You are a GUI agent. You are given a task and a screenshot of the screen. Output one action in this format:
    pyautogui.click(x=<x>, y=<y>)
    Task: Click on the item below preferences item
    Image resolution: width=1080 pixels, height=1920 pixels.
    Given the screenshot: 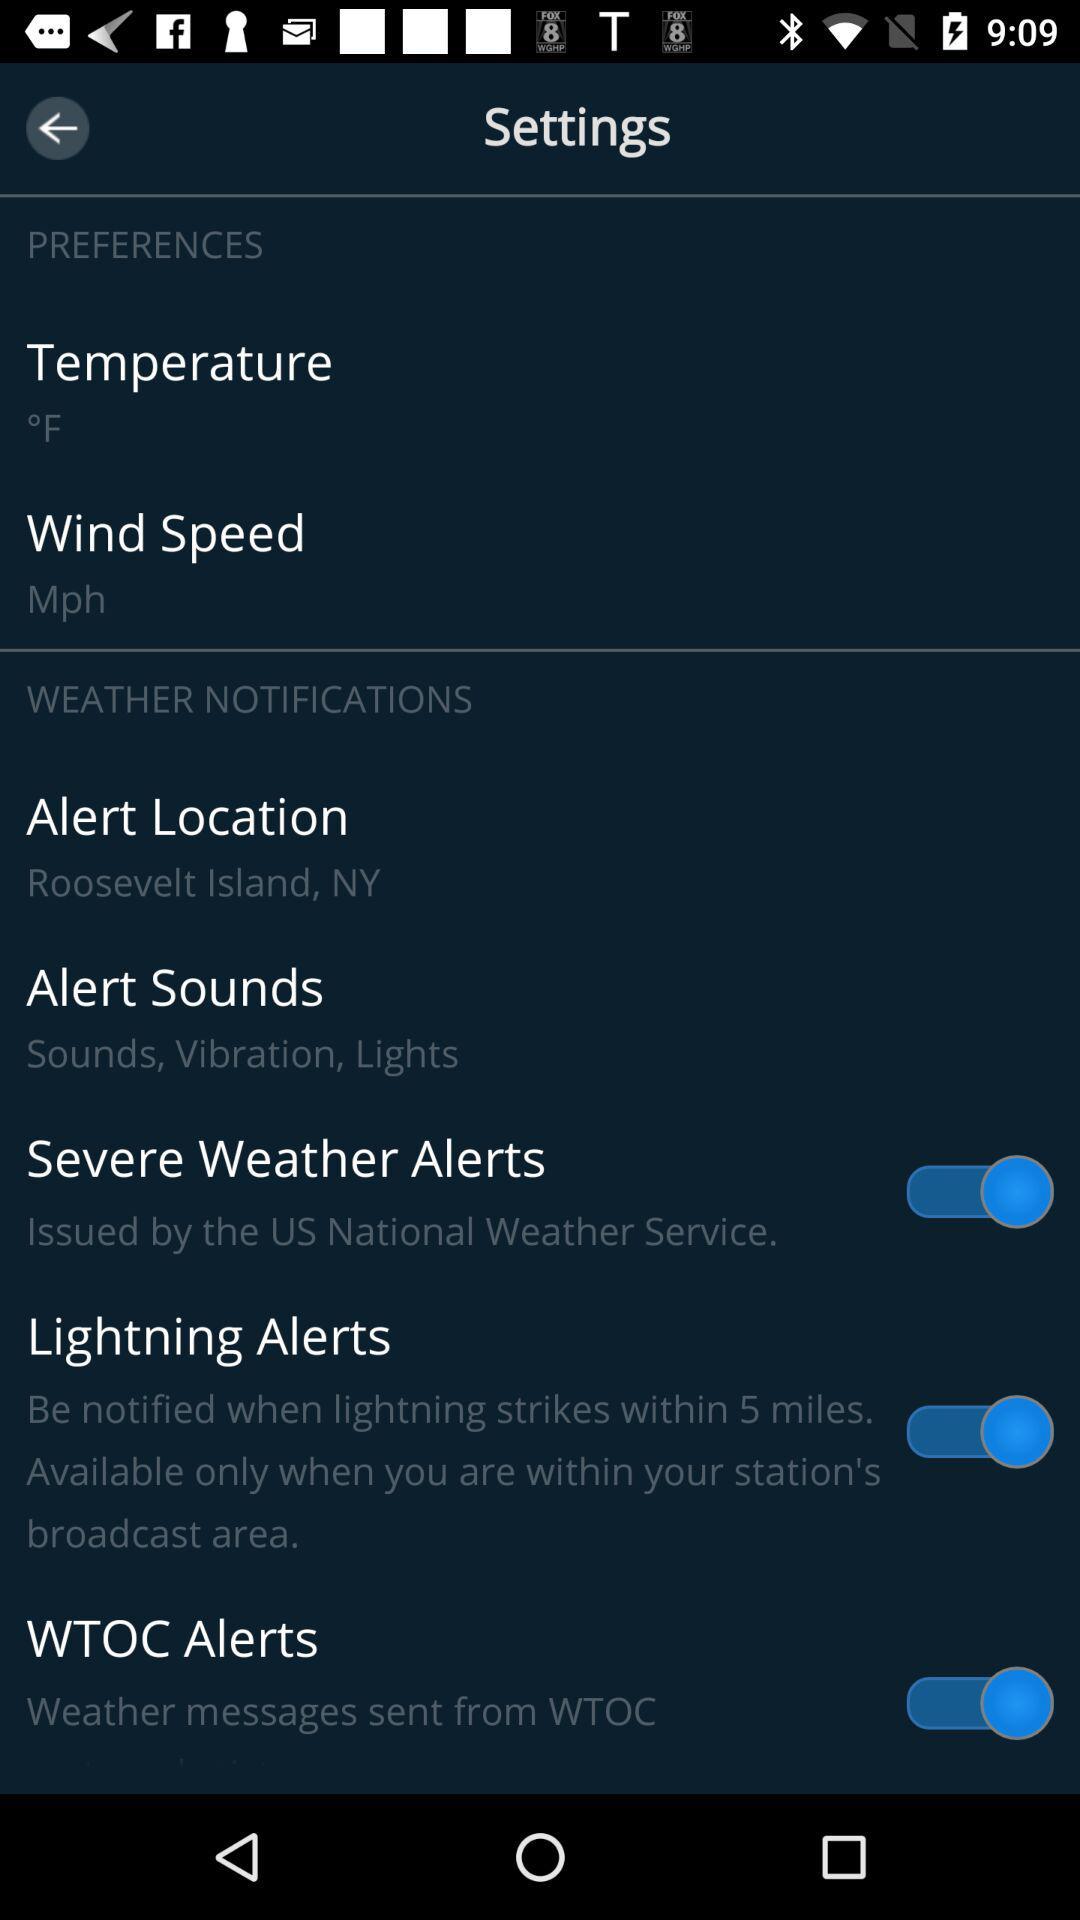 What is the action you would take?
    pyautogui.click(x=540, y=392)
    